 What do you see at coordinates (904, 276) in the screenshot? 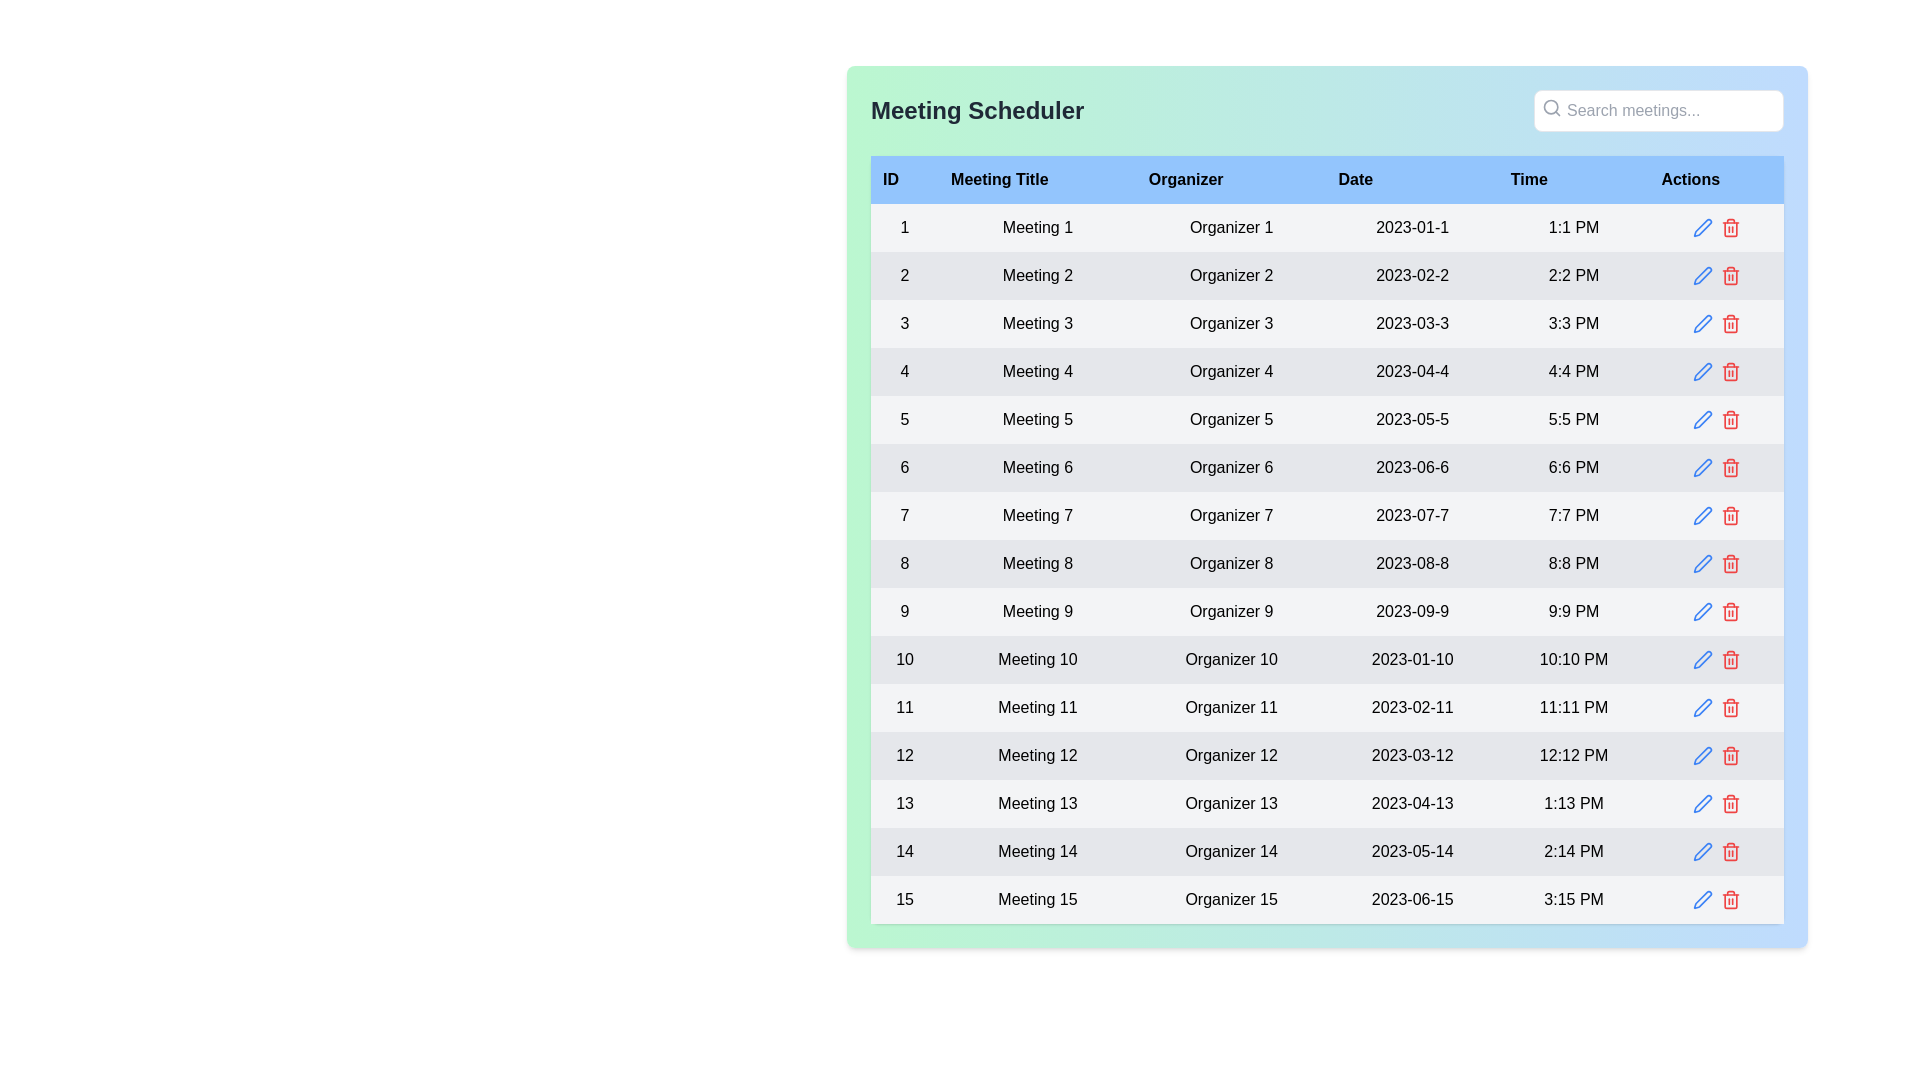
I see `the table cell that uniquely identifies 'Meeting 2', which is the first cell in the row under the 'ID' column` at bounding box center [904, 276].